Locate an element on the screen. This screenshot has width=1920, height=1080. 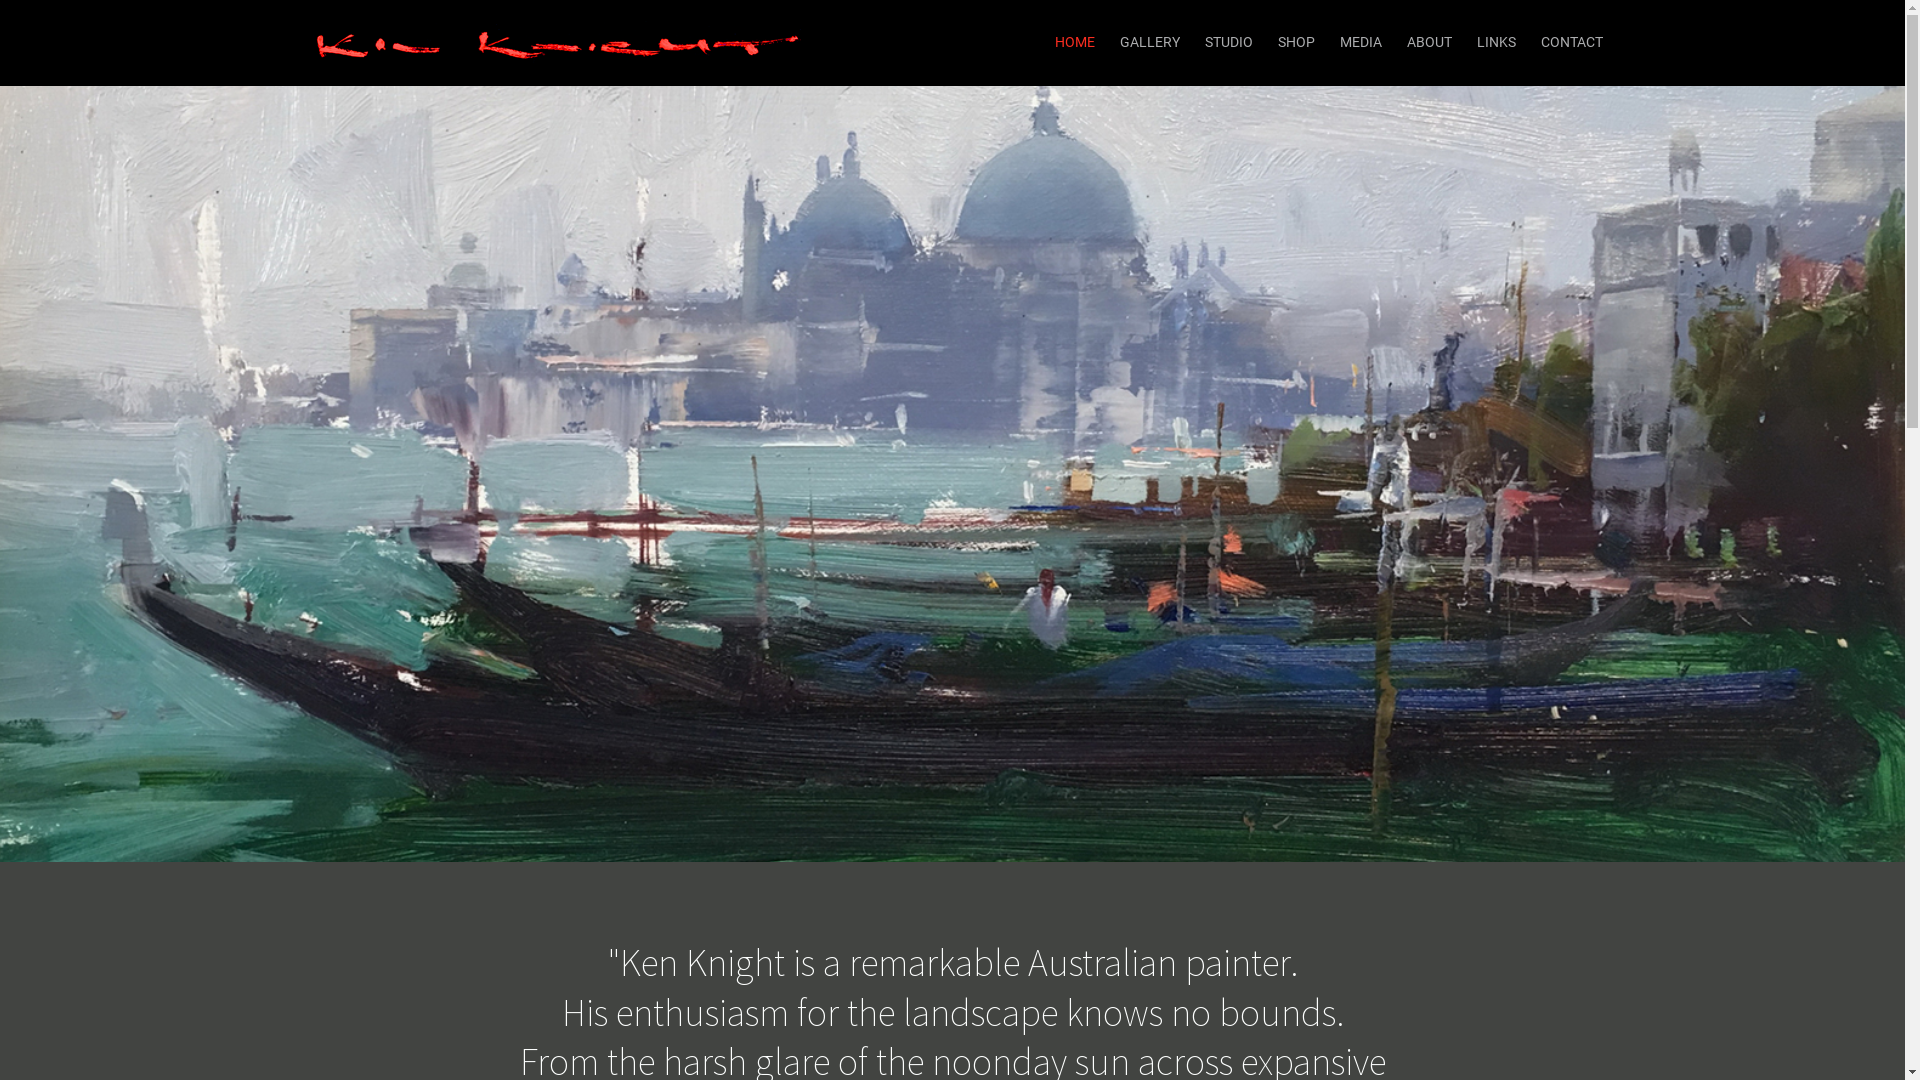
'MEDIA' is located at coordinates (1360, 42).